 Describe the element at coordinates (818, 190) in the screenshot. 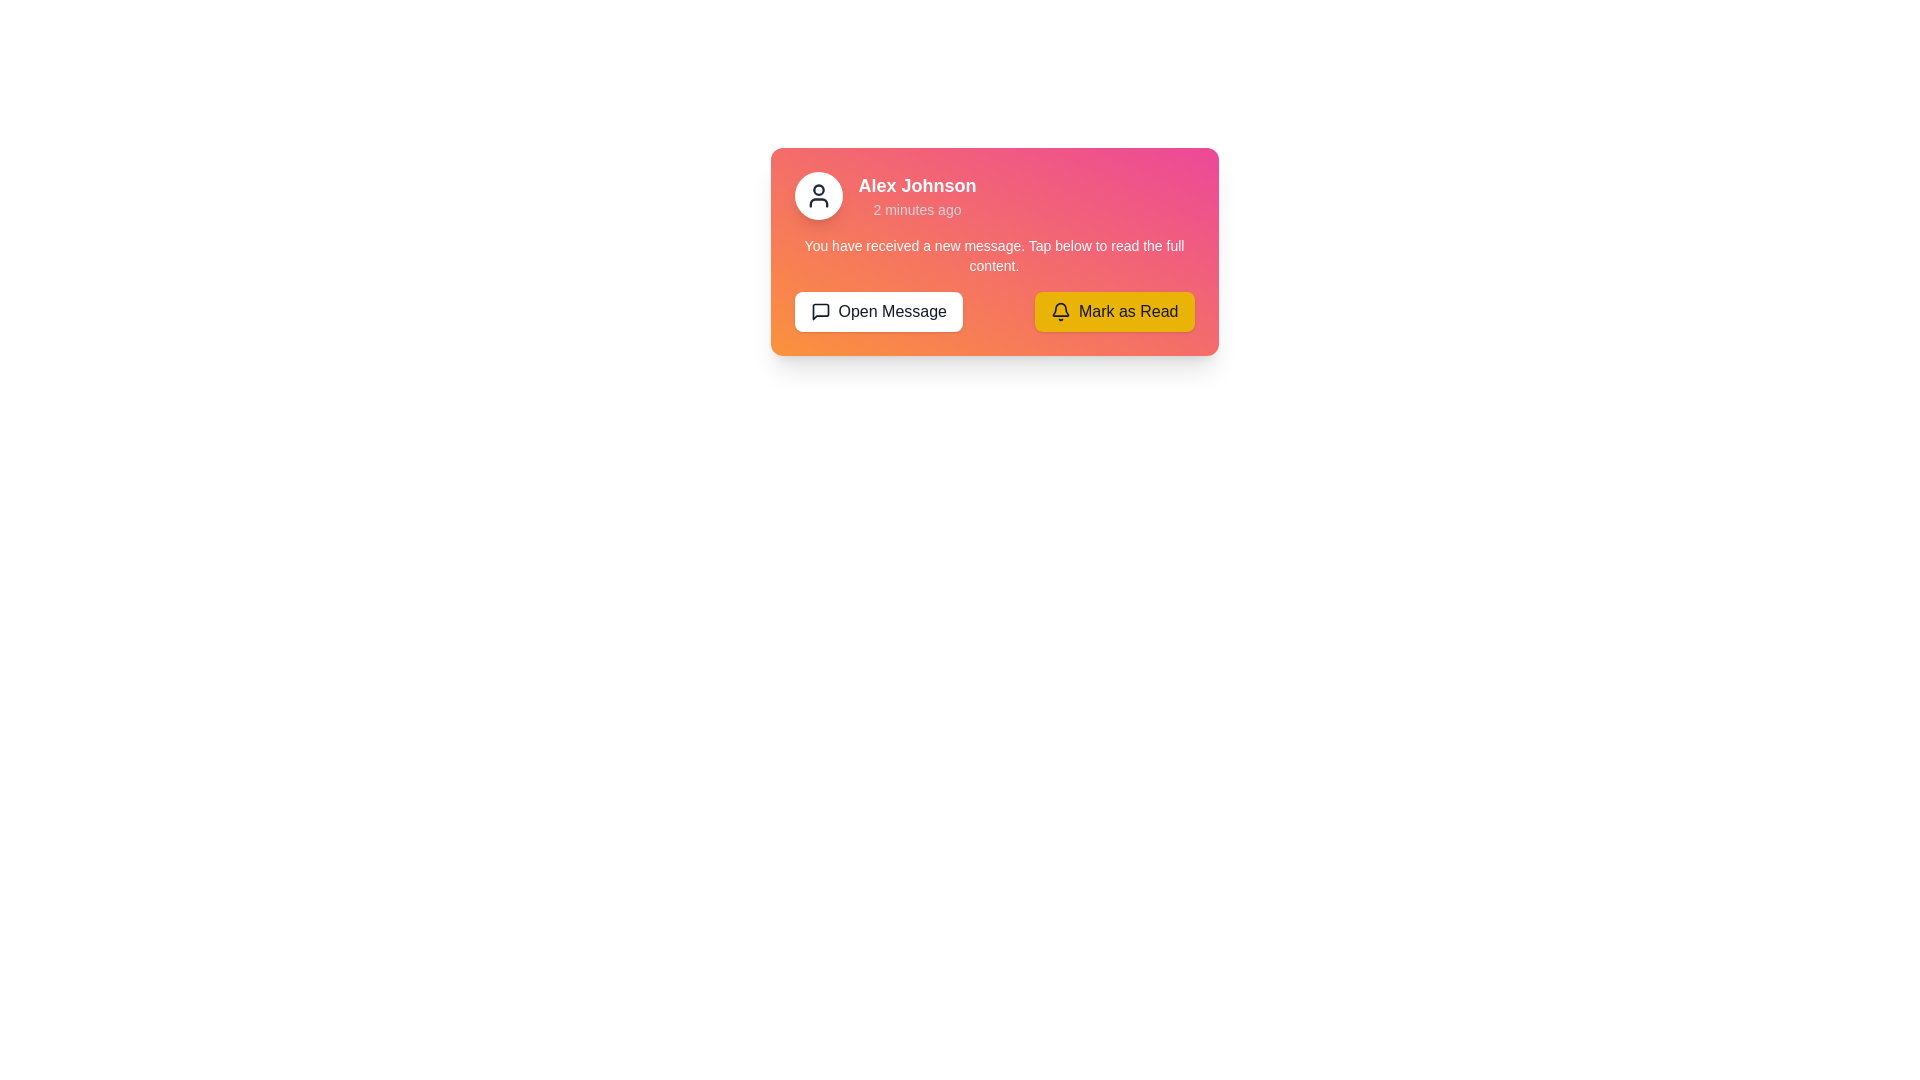

I see `the circular user profile icon located at the top left corner of the notification card, which visually represents the user's avatar or profile picture` at that location.